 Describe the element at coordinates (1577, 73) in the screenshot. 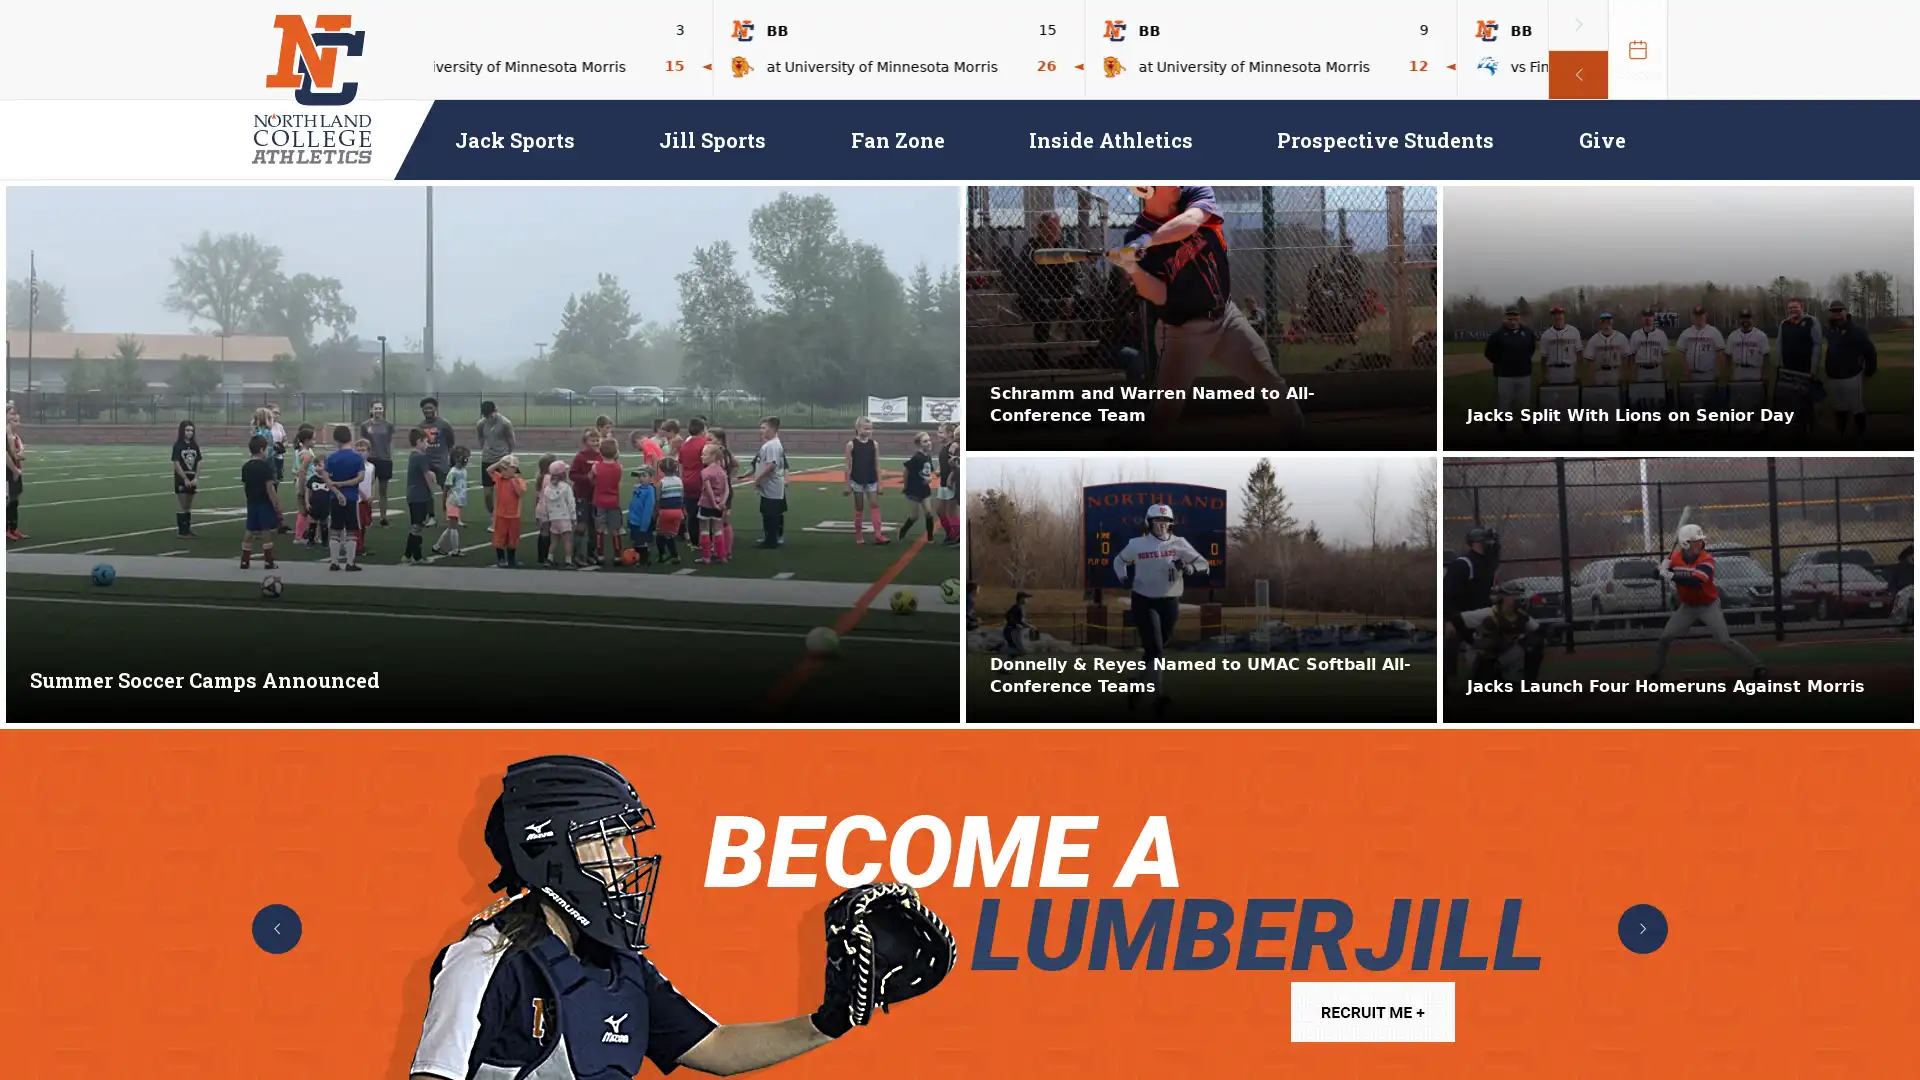

I see `previous` at that location.